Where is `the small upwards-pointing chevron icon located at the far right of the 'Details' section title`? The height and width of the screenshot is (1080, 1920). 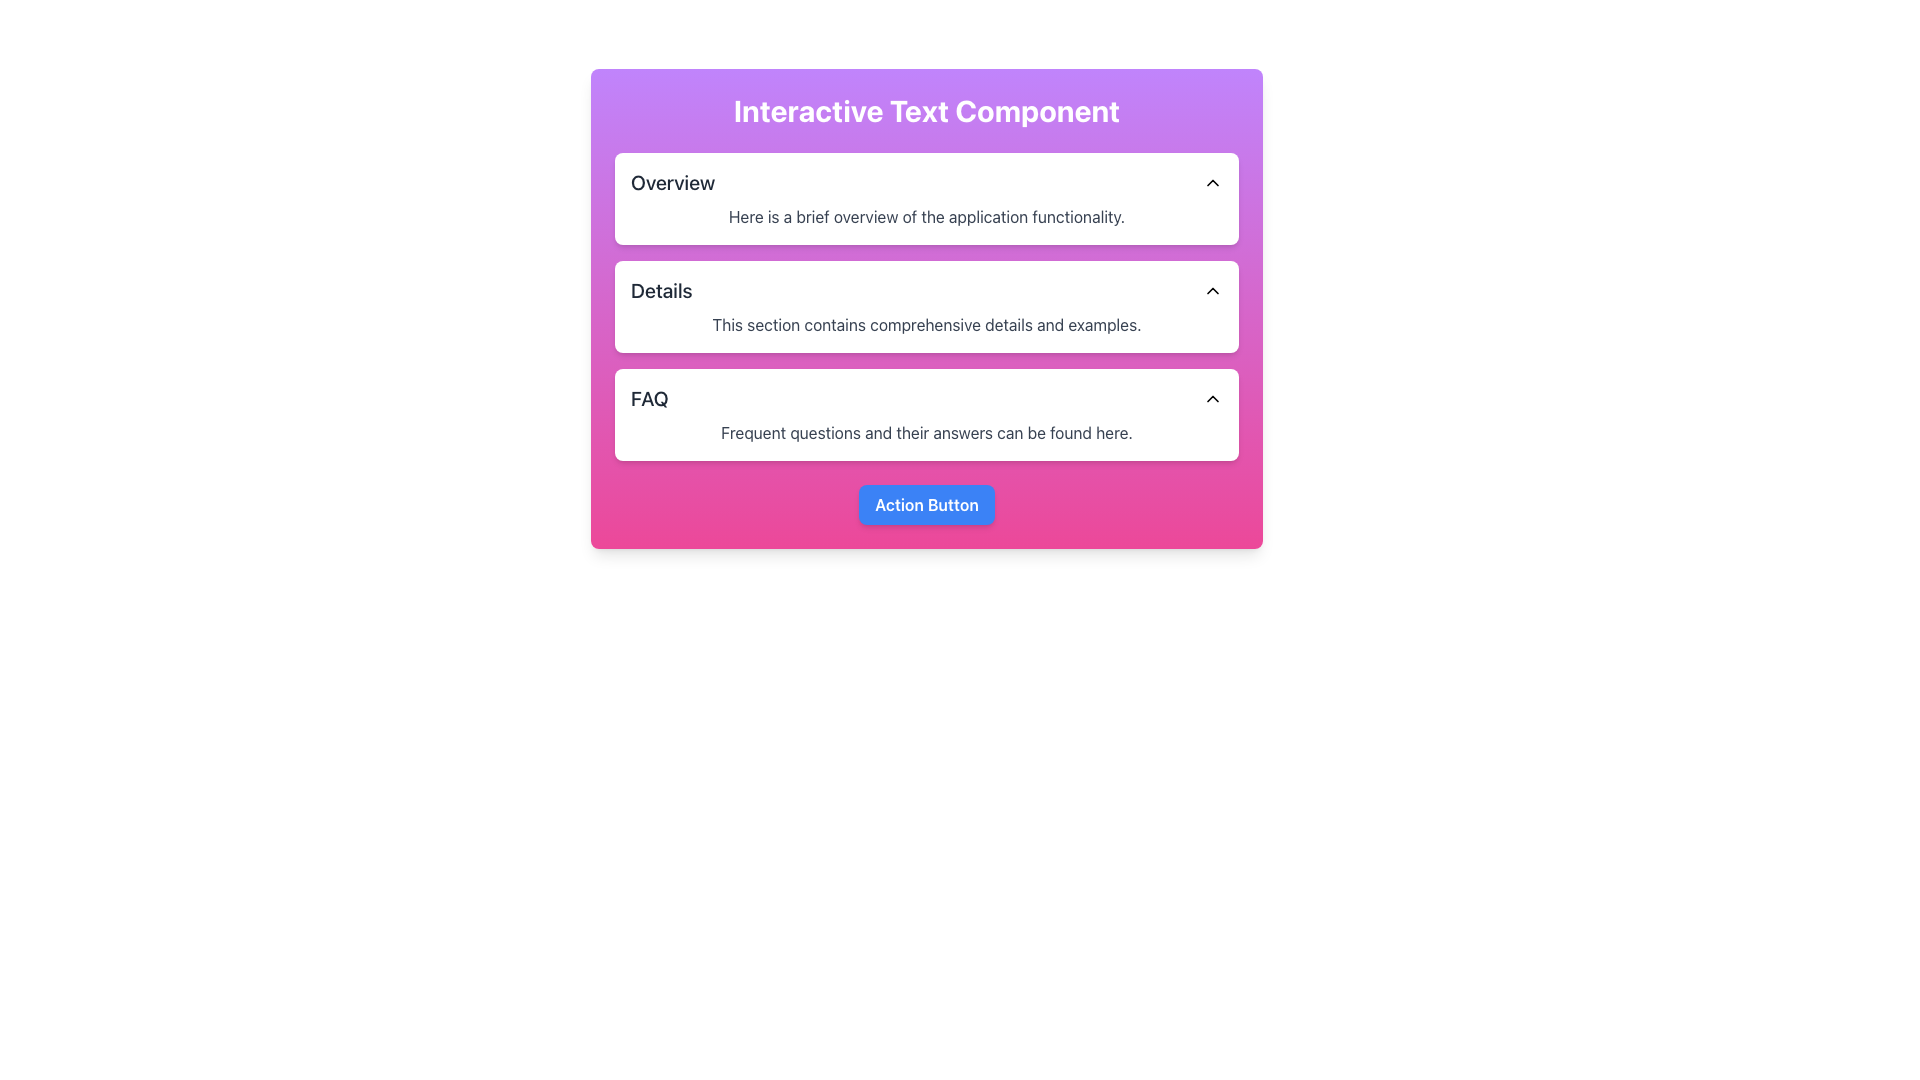
the small upwards-pointing chevron icon located at the far right of the 'Details' section title is located at coordinates (1212, 290).